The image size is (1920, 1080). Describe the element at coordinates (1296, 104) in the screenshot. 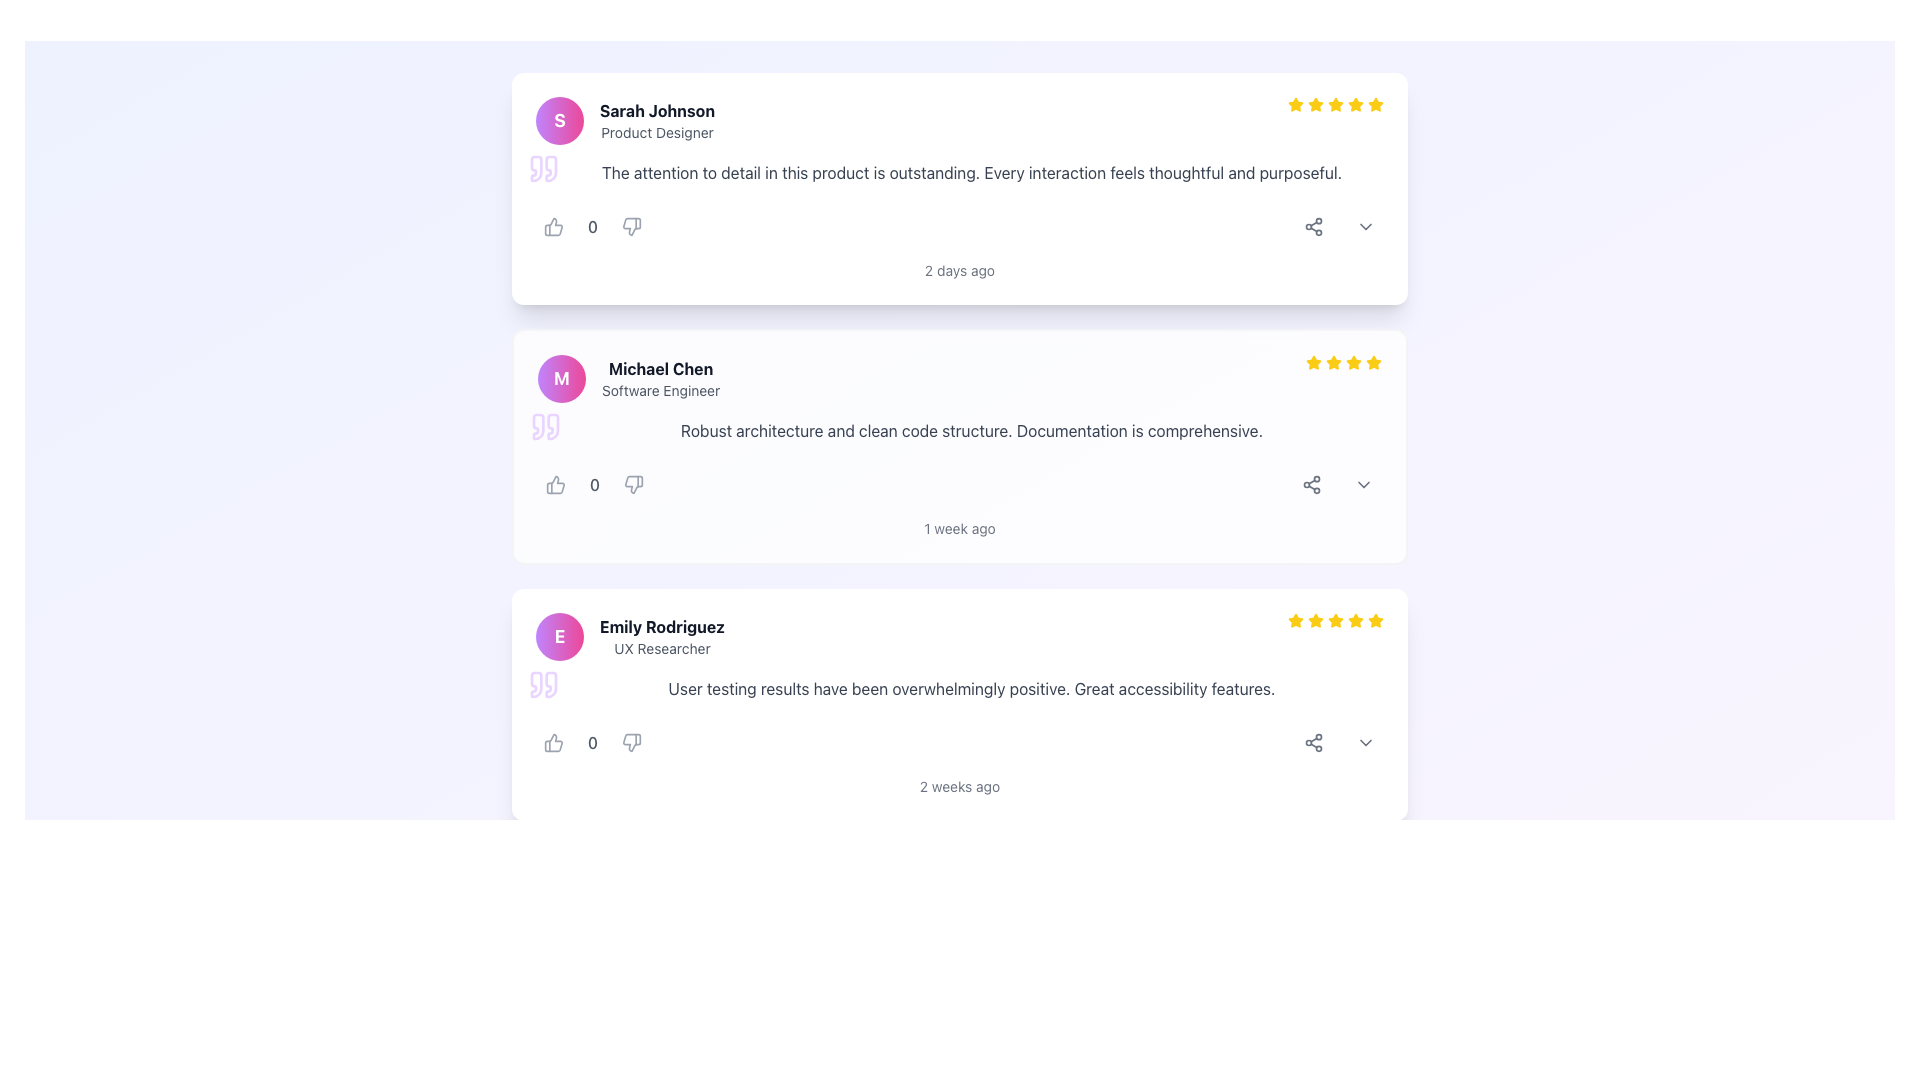

I see `the first rating star icon located at the top right corner of the first review card` at that location.